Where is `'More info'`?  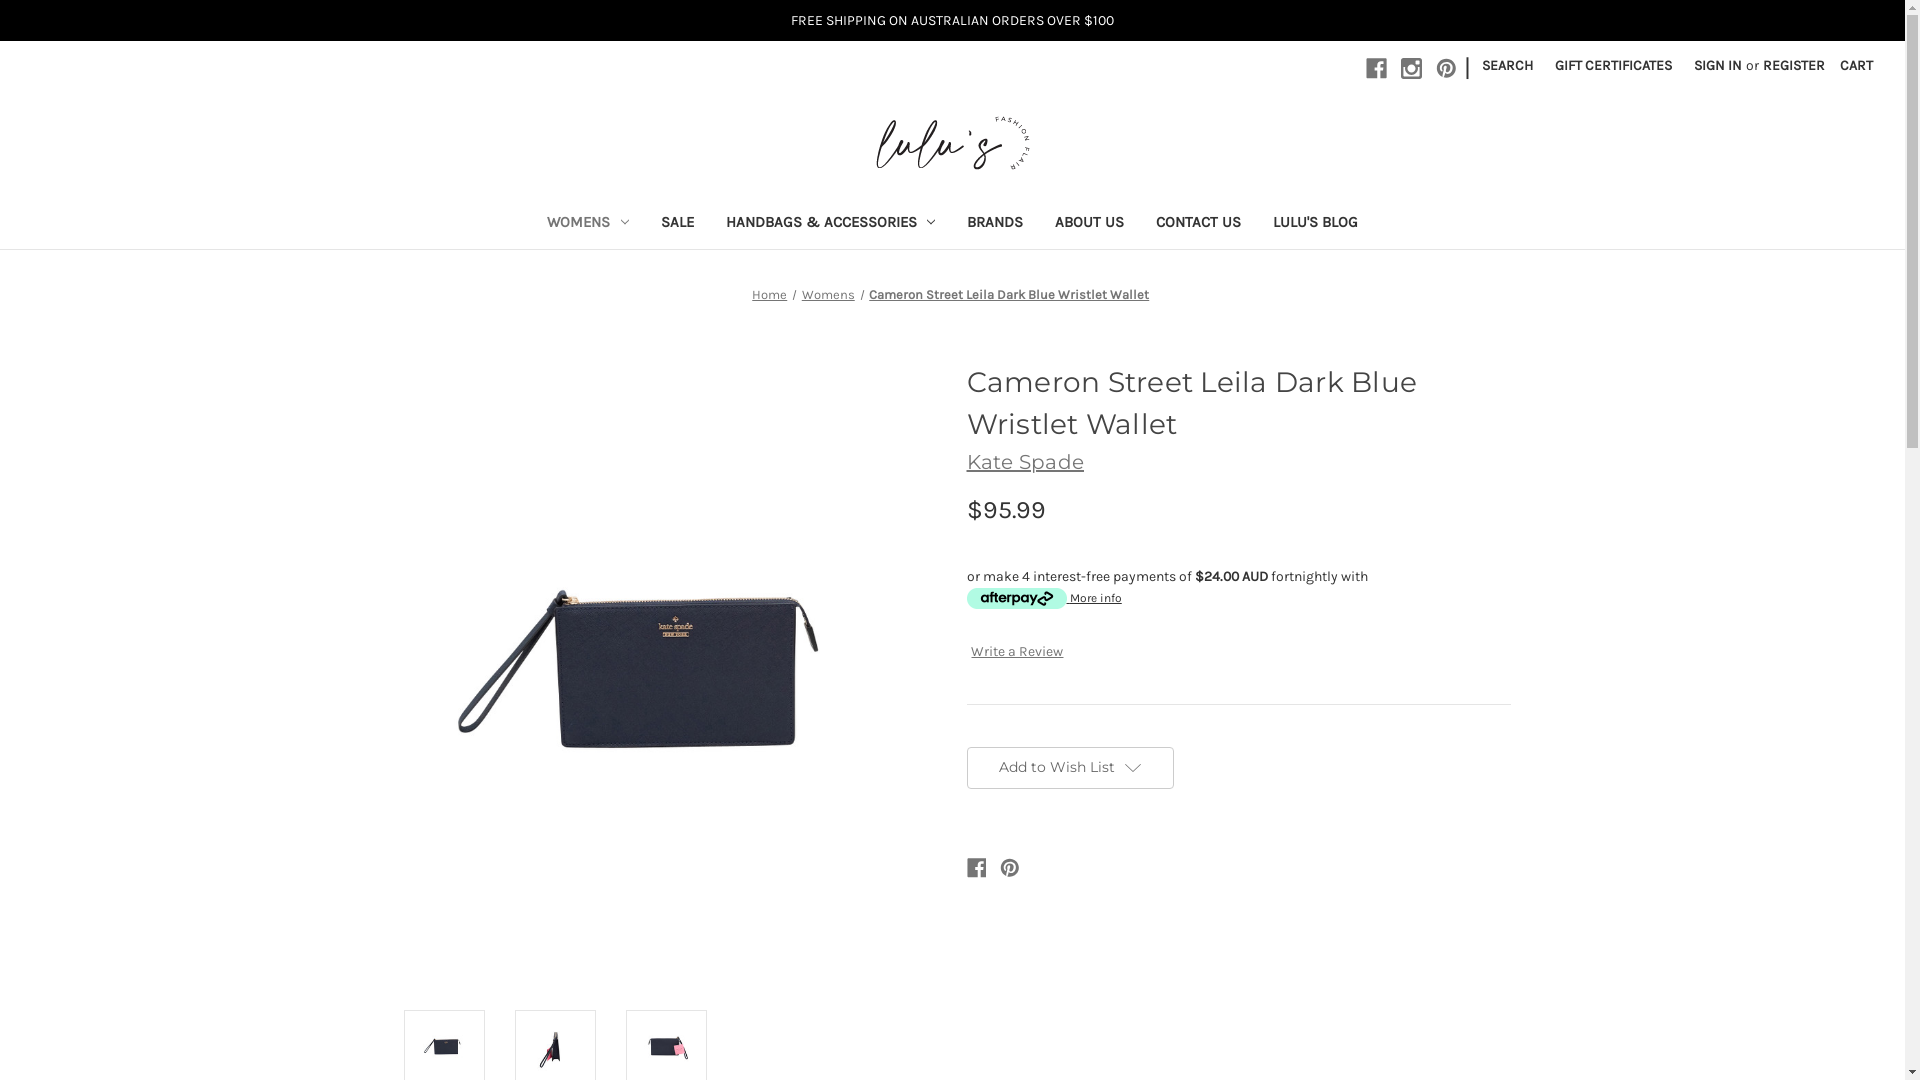 'More info' is located at coordinates (1042, 596).